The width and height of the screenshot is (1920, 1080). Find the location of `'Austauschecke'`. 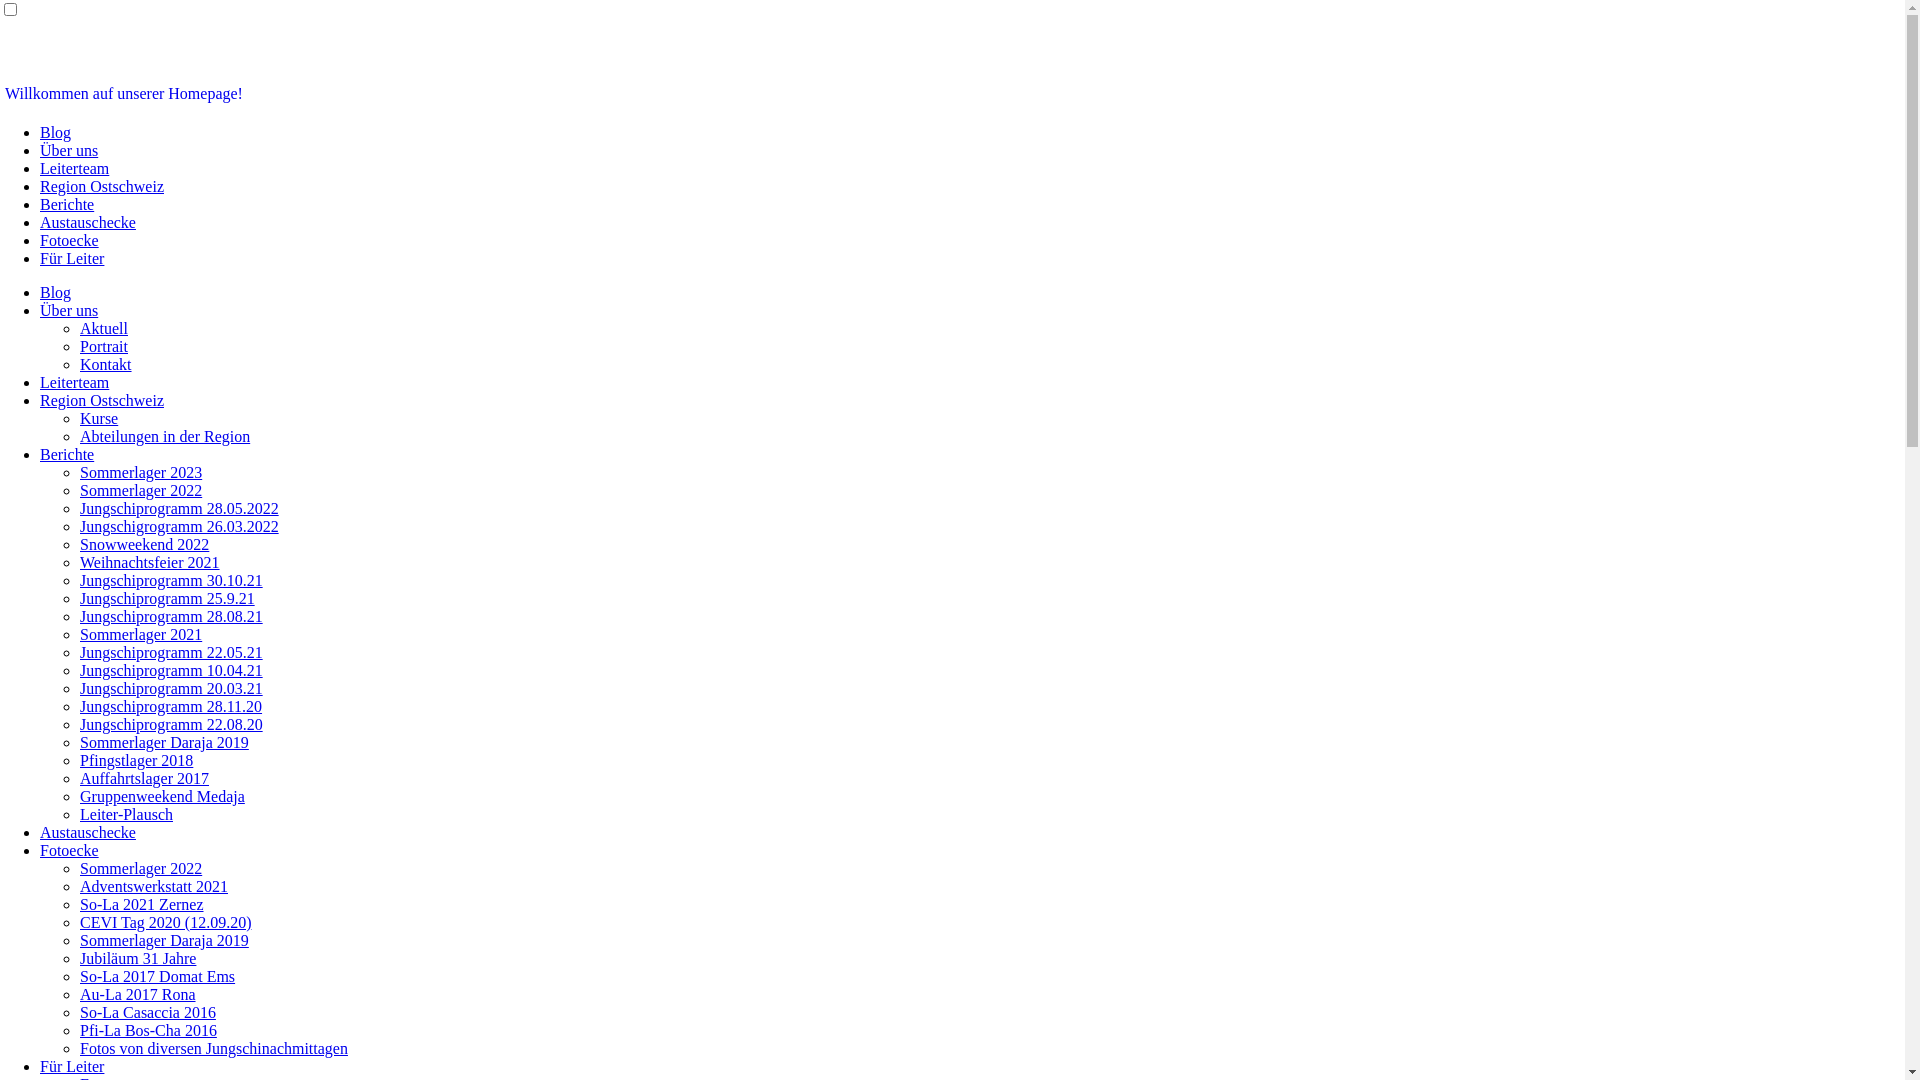

'Austauschecke' is located at coordinates (86, 832).